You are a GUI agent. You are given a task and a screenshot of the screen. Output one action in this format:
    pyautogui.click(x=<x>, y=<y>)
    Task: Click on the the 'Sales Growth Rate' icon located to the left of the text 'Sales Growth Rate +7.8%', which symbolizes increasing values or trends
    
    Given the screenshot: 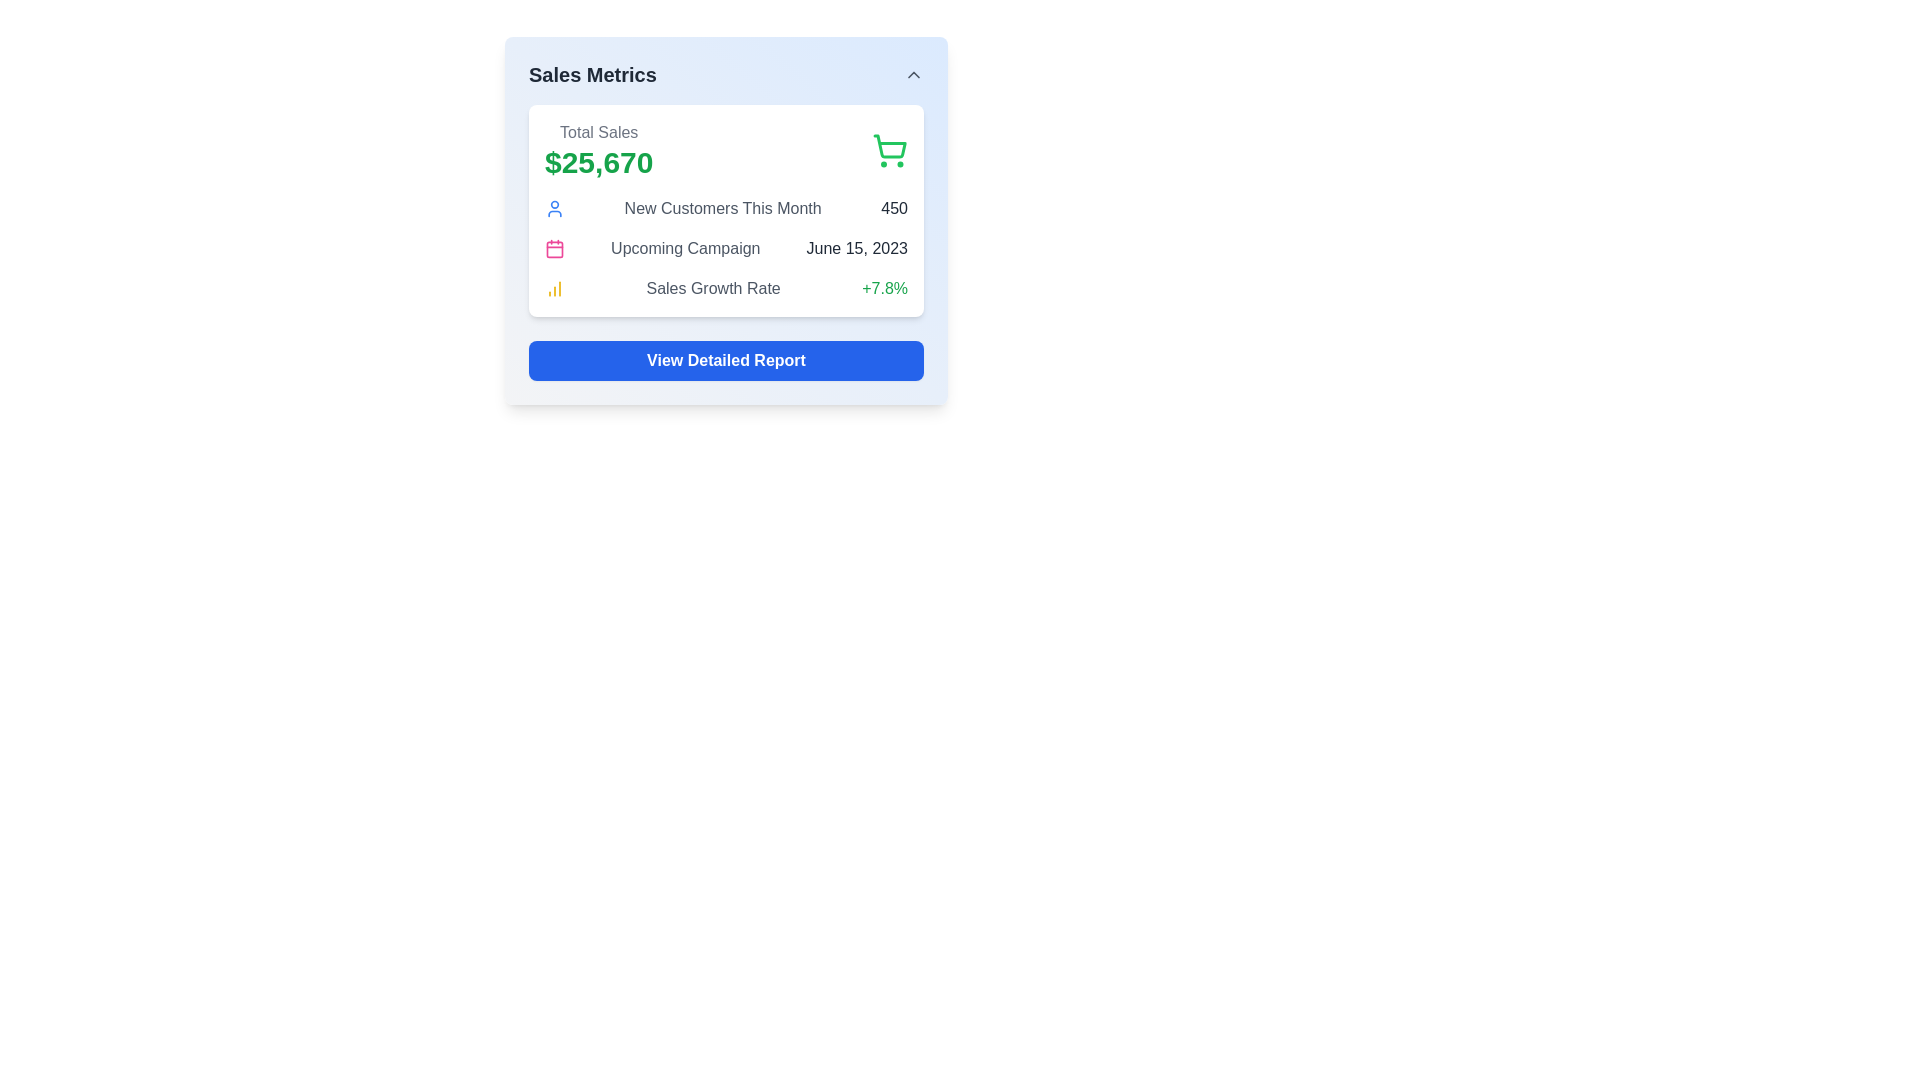 What is the action you would take?
    pyautogui.click(x=555, y=289)
    